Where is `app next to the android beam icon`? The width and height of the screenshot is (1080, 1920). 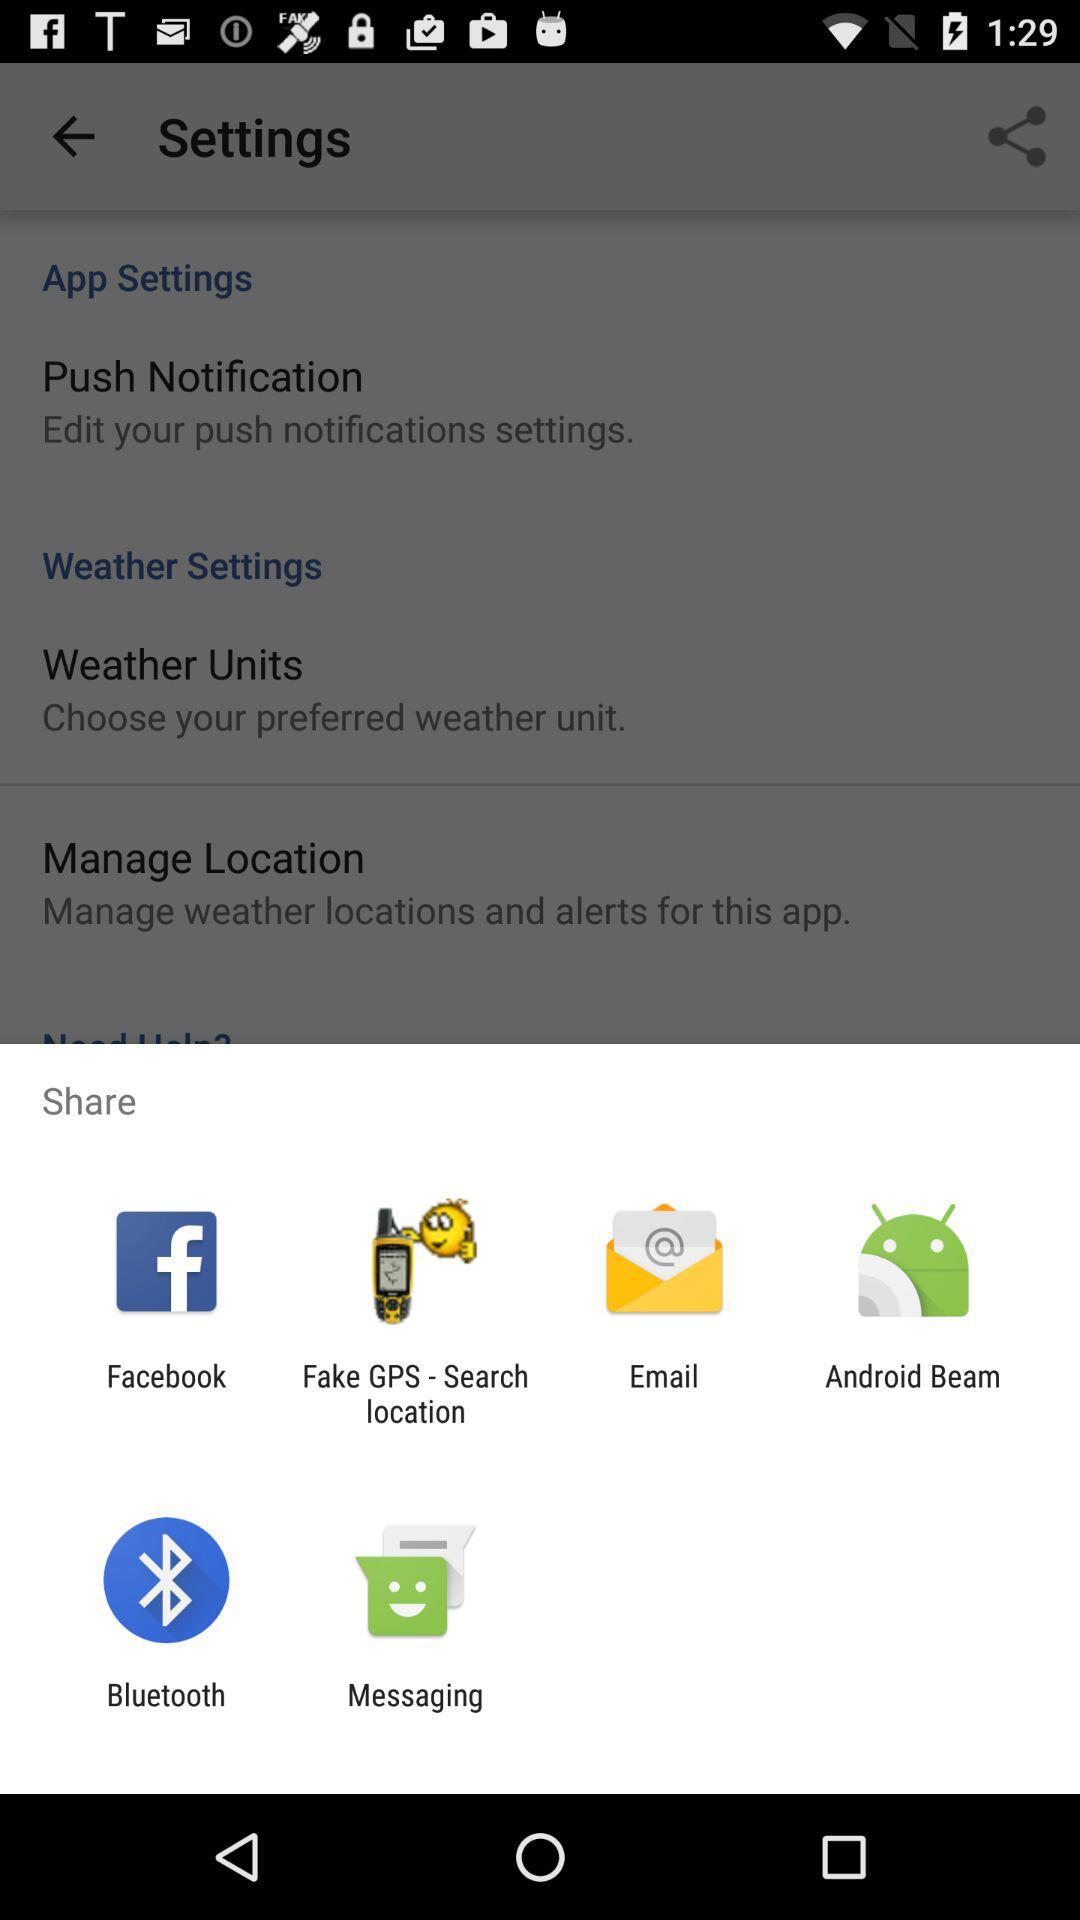 app next to the android beam icon is located at coordinates (664, 1392).